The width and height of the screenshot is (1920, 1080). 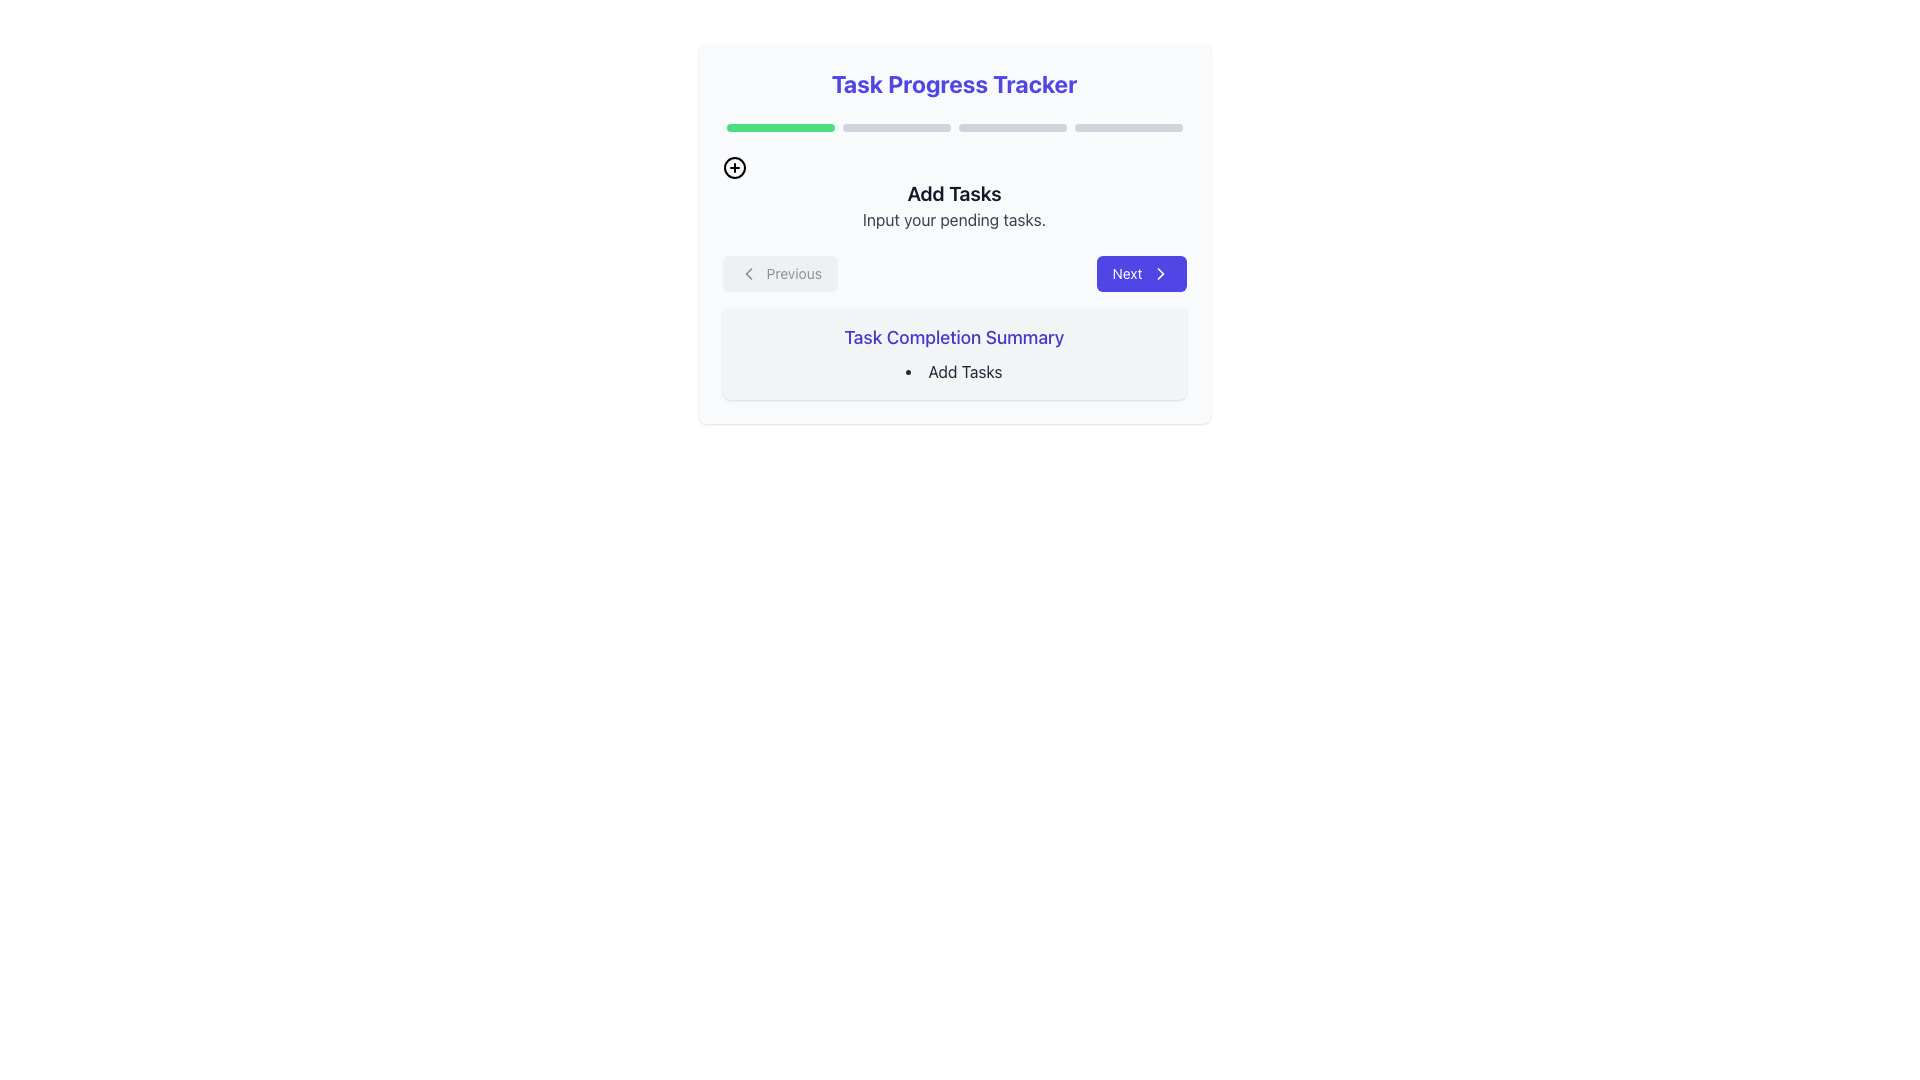 I want to click on the 'Previous' button which contains the SVG icon, so click(x=747, y=273).